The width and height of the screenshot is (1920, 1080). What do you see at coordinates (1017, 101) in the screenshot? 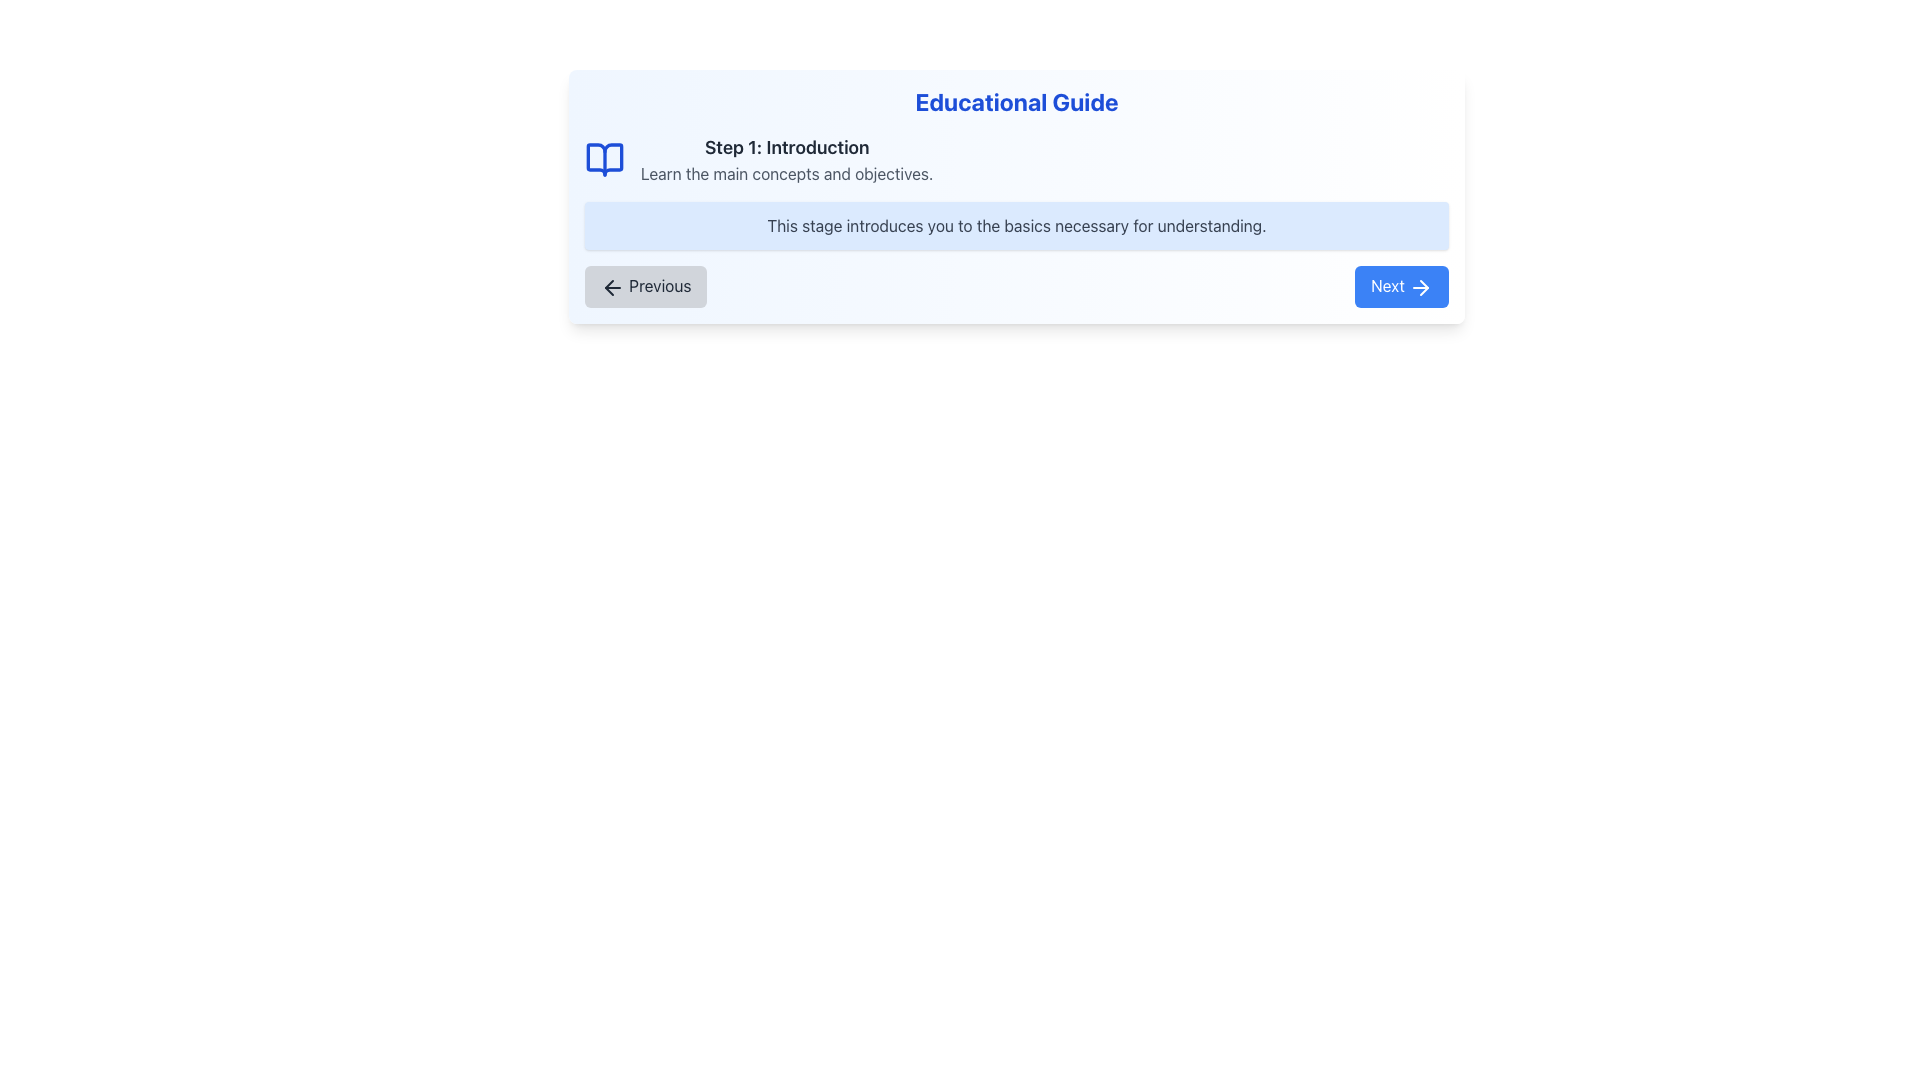
I see `the main heading text label located at the top of the card styled with a gradient background` at bounding box center [1017, 101].